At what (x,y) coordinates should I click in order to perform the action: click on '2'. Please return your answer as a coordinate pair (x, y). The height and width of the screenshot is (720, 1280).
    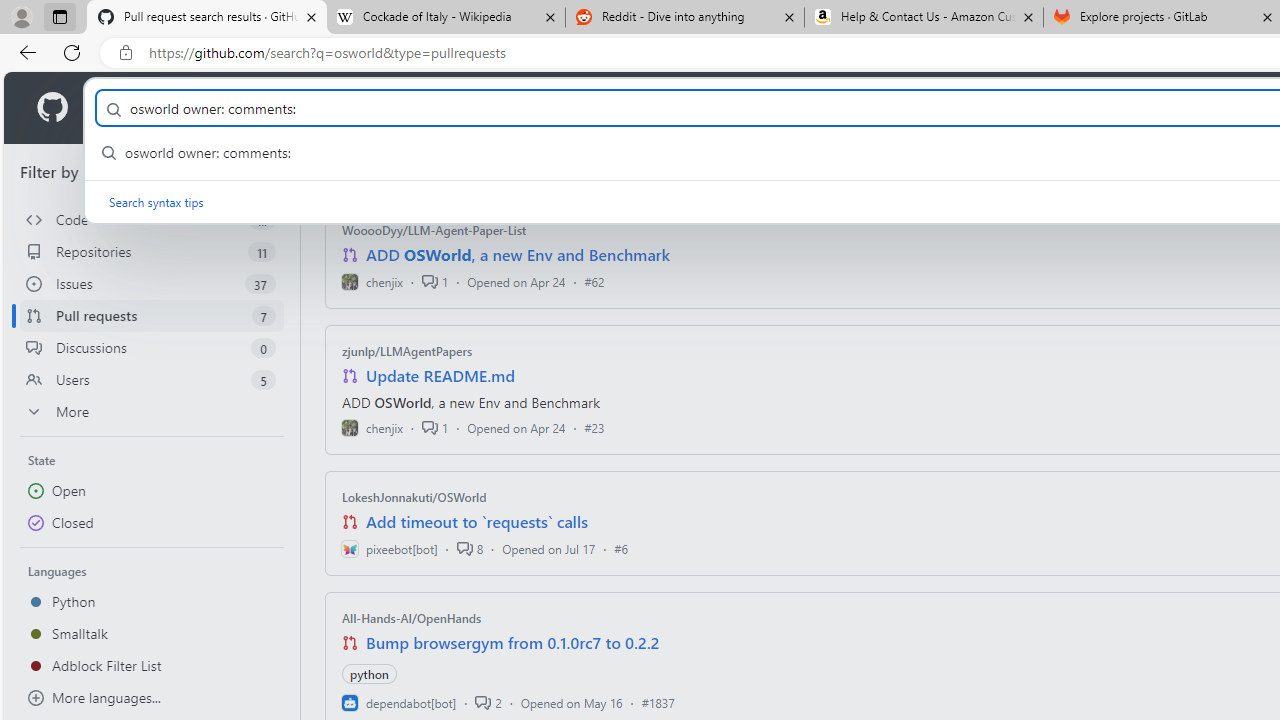
    Looking at the image, I should click on (488, 701).